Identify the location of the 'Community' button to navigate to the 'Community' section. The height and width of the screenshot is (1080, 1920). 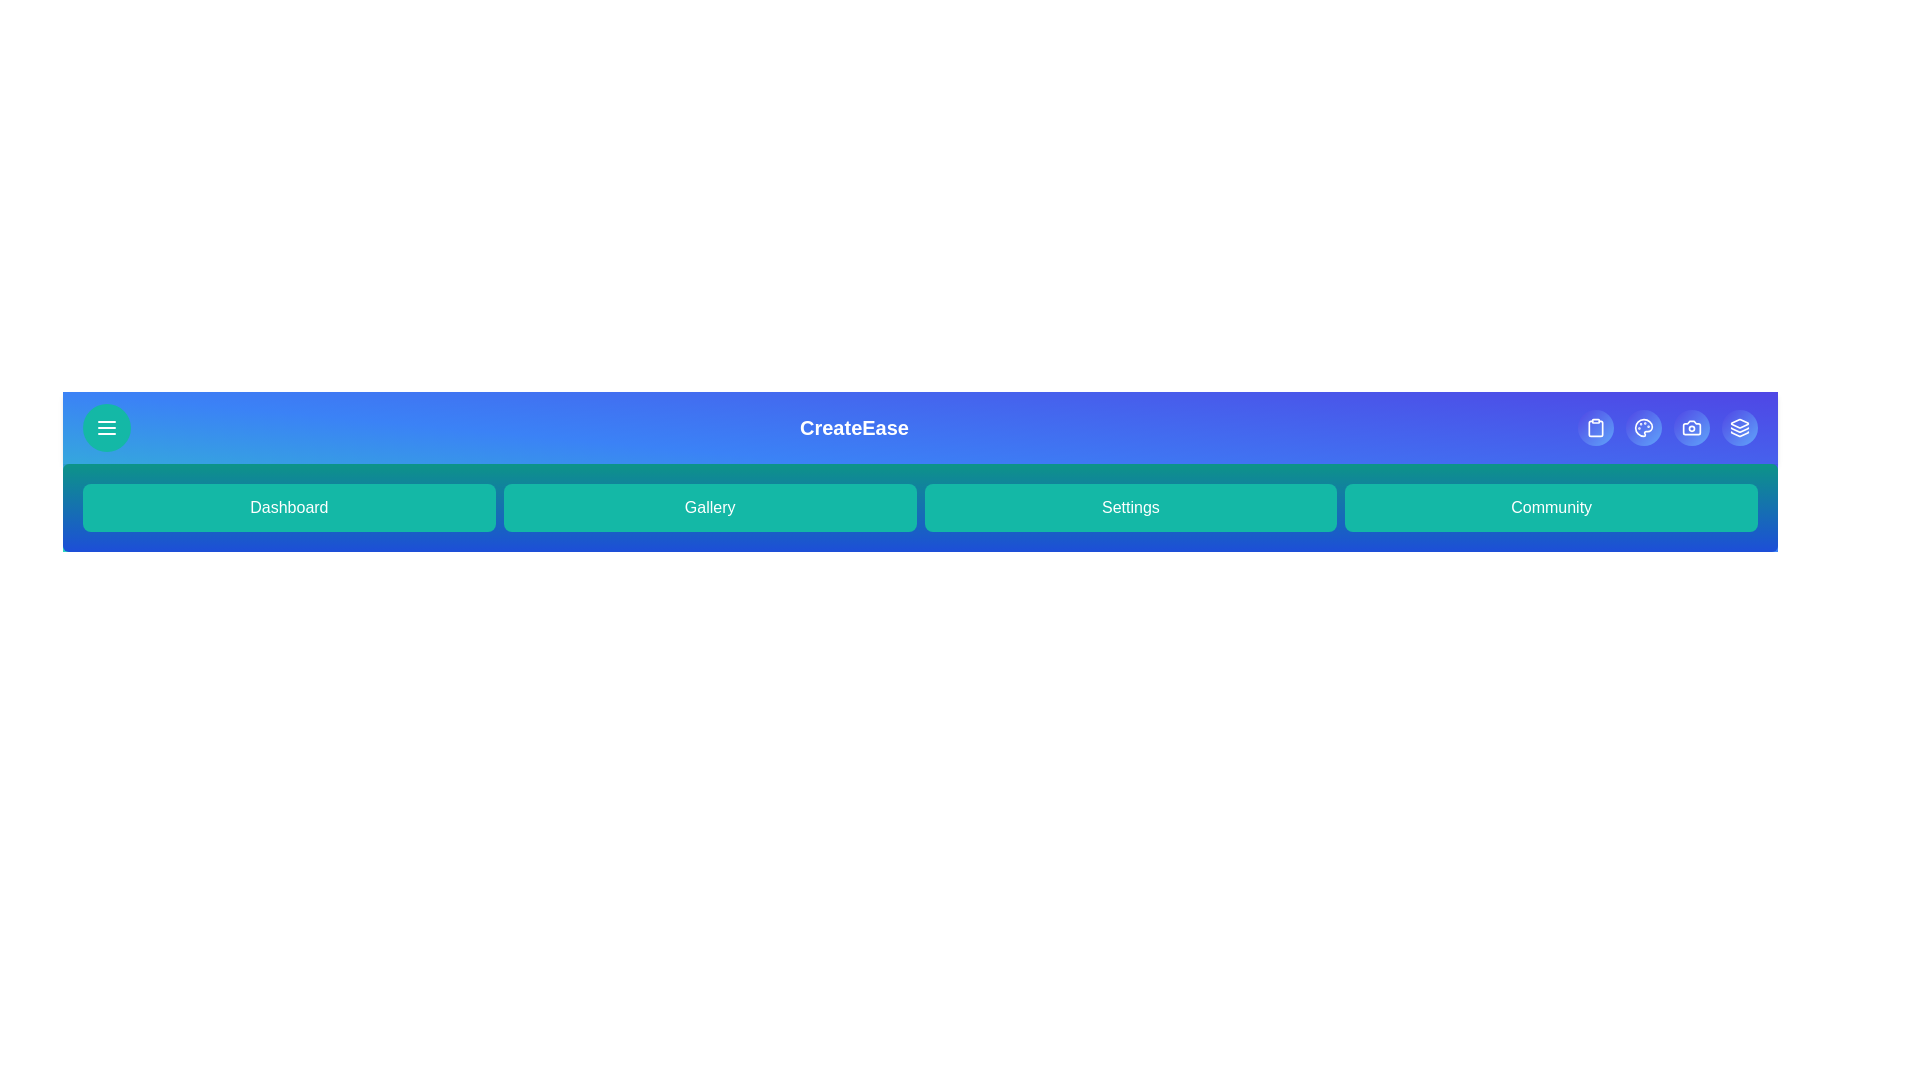
(1550, 507).